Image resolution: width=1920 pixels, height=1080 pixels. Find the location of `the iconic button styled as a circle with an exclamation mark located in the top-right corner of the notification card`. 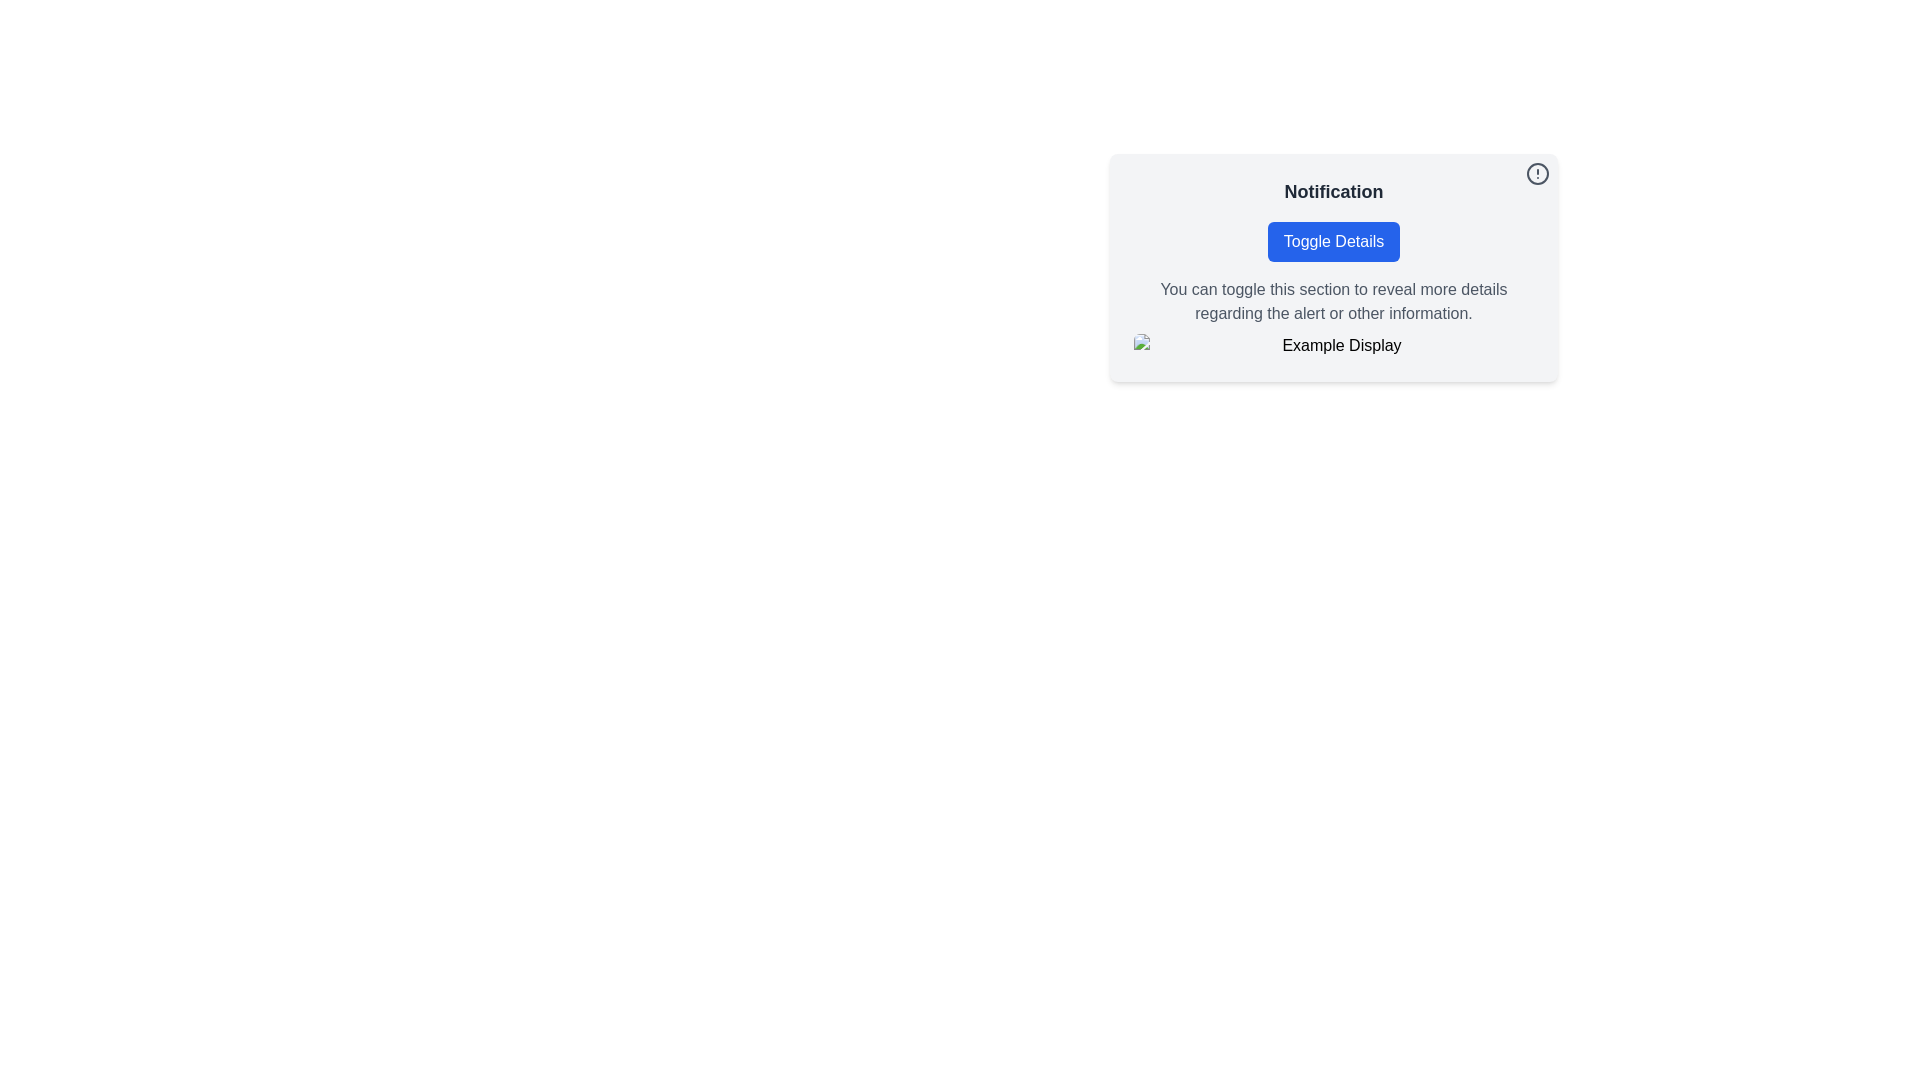

the iconic button styled as a circle with an exclamation mark located in the top-right corner of the notification card is located at coordinates (1536, 172).